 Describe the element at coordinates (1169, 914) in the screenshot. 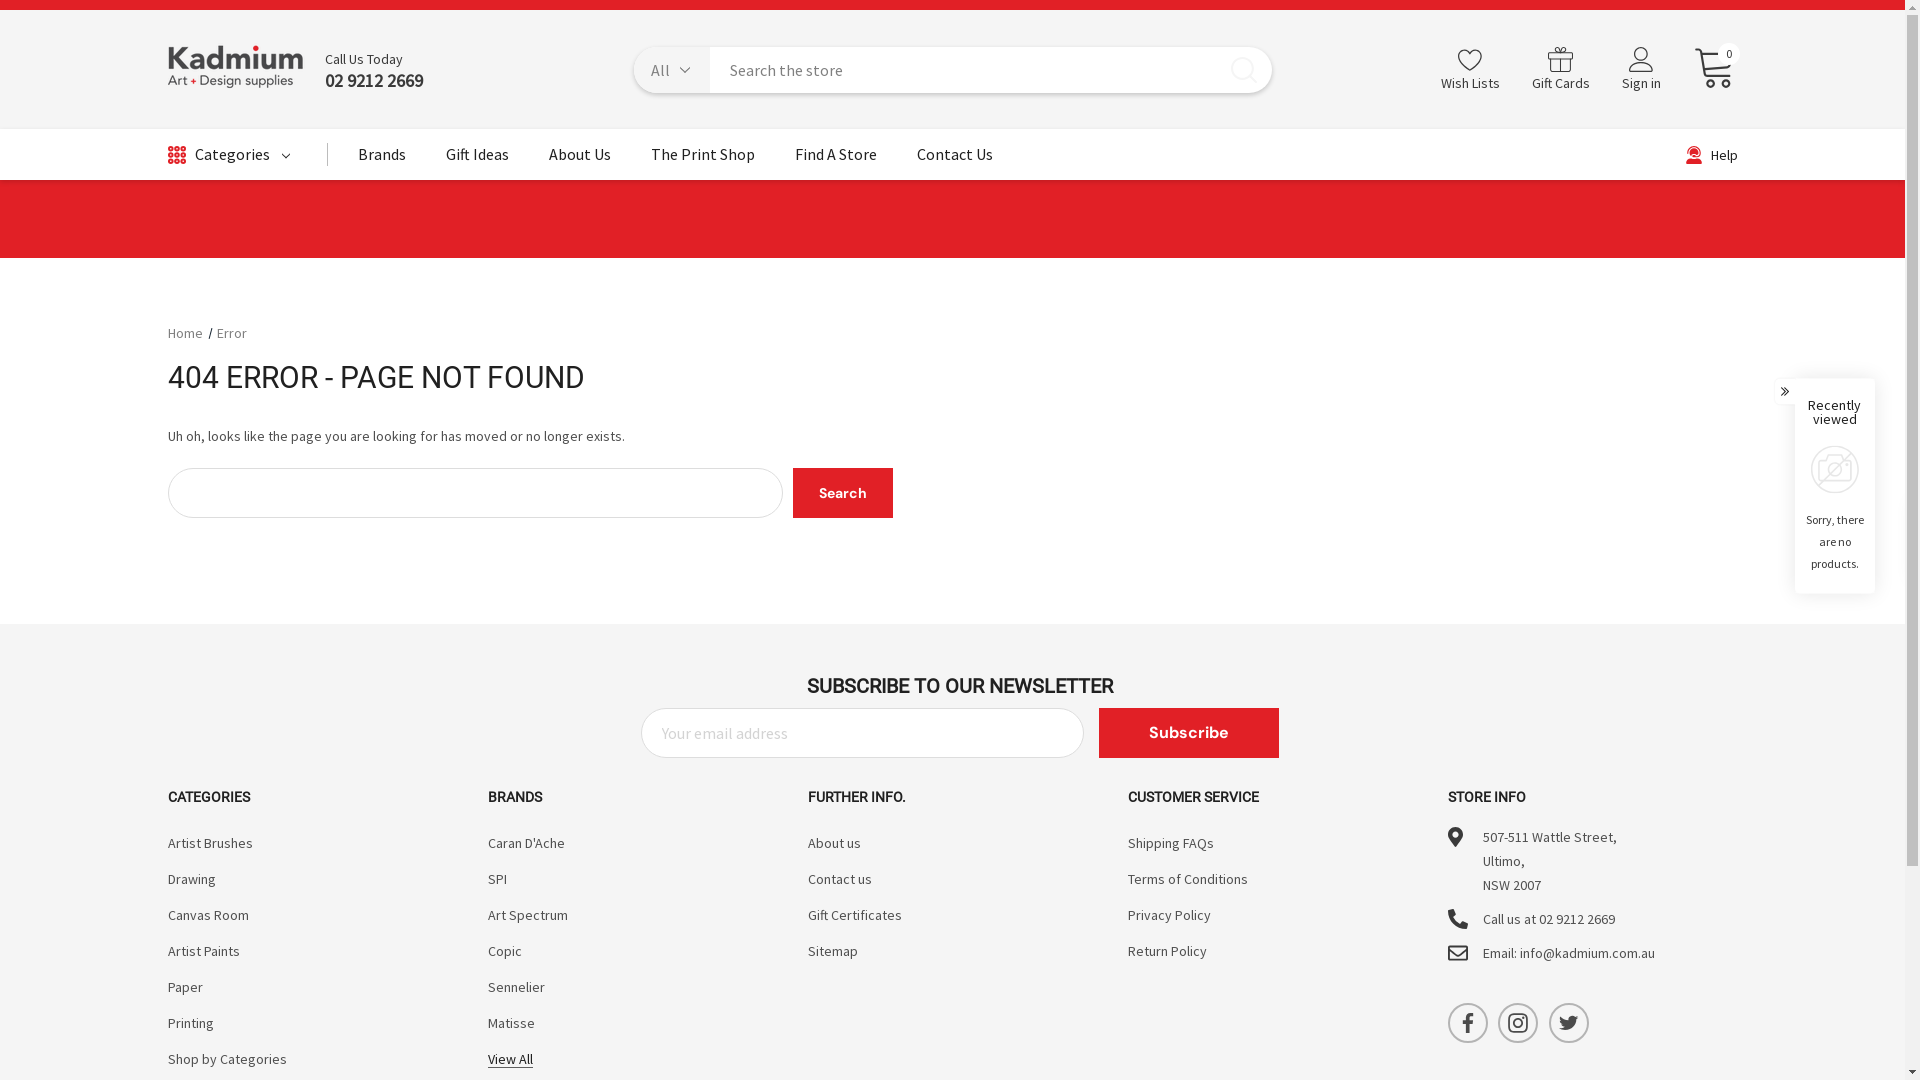

I see `'Privacy Policy'` at that location.